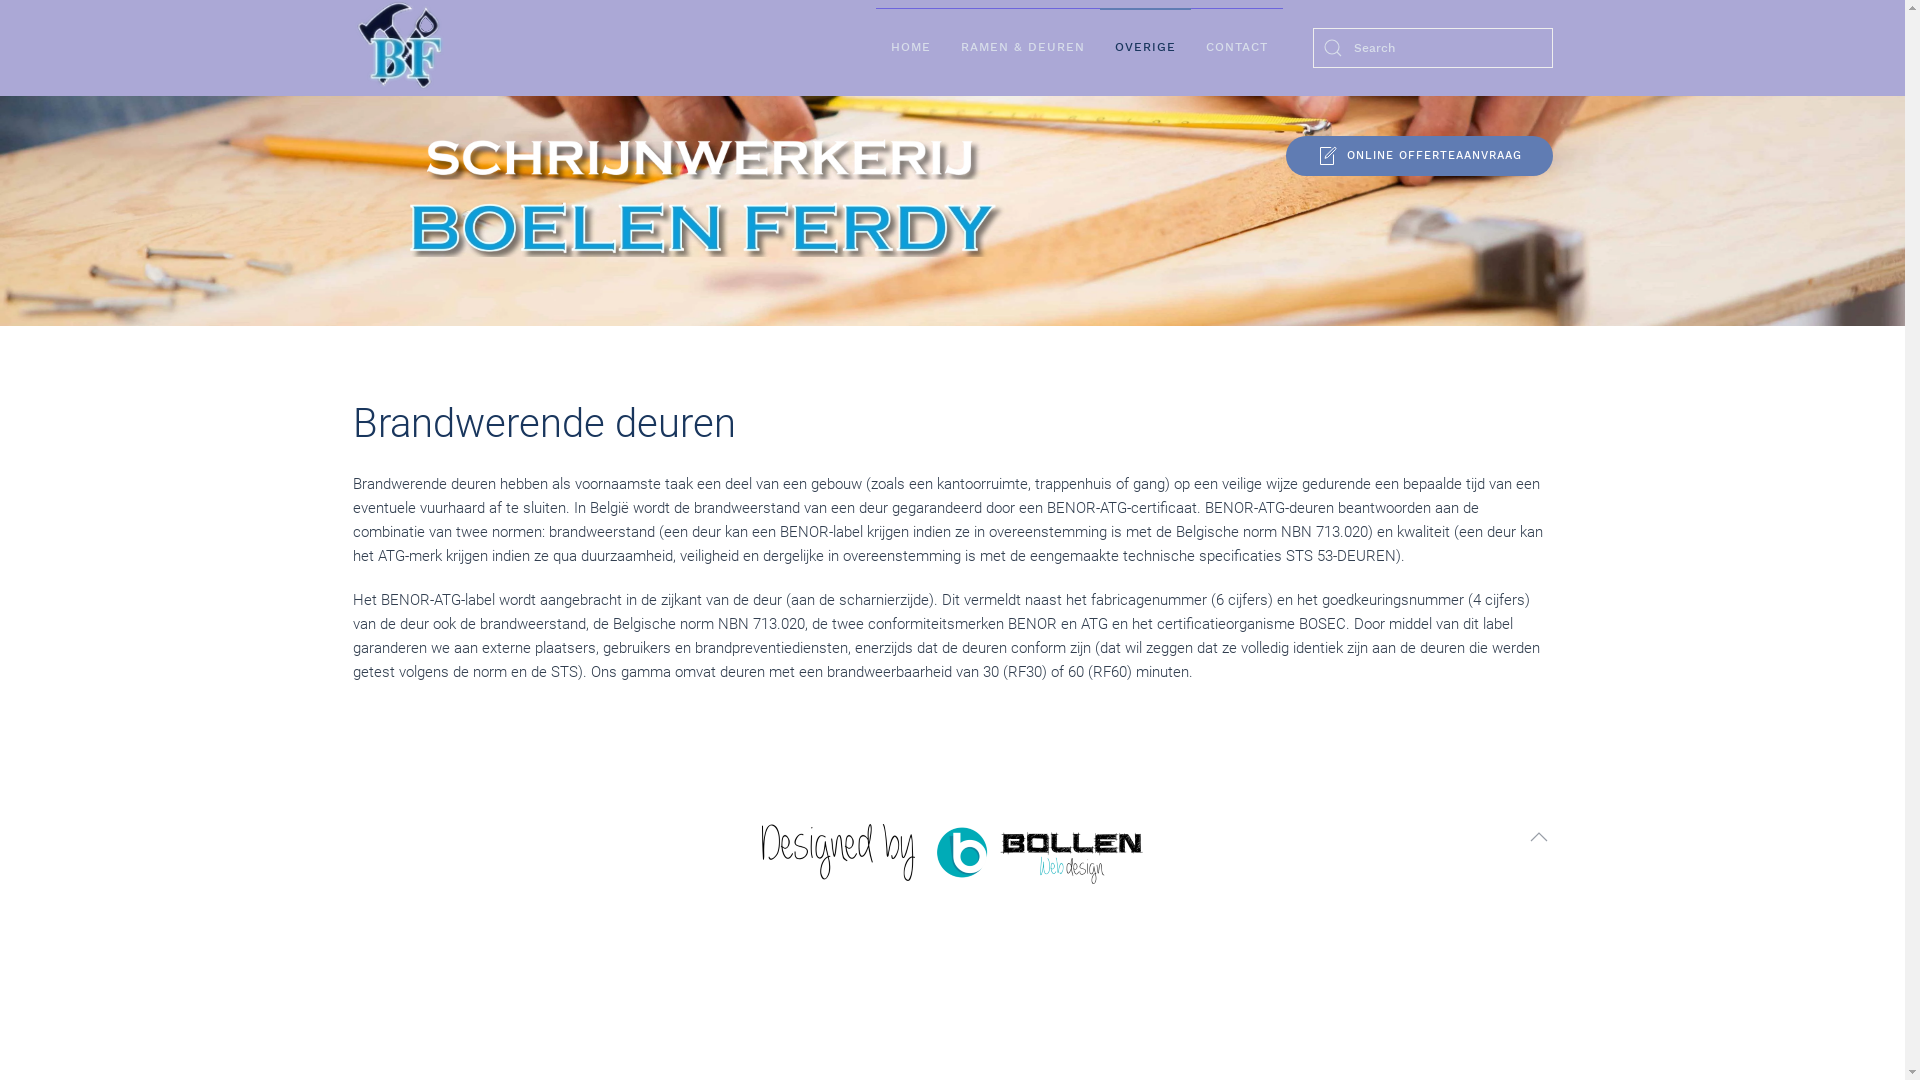  I want to click on 'OVERIGE', so click(1145, 46).